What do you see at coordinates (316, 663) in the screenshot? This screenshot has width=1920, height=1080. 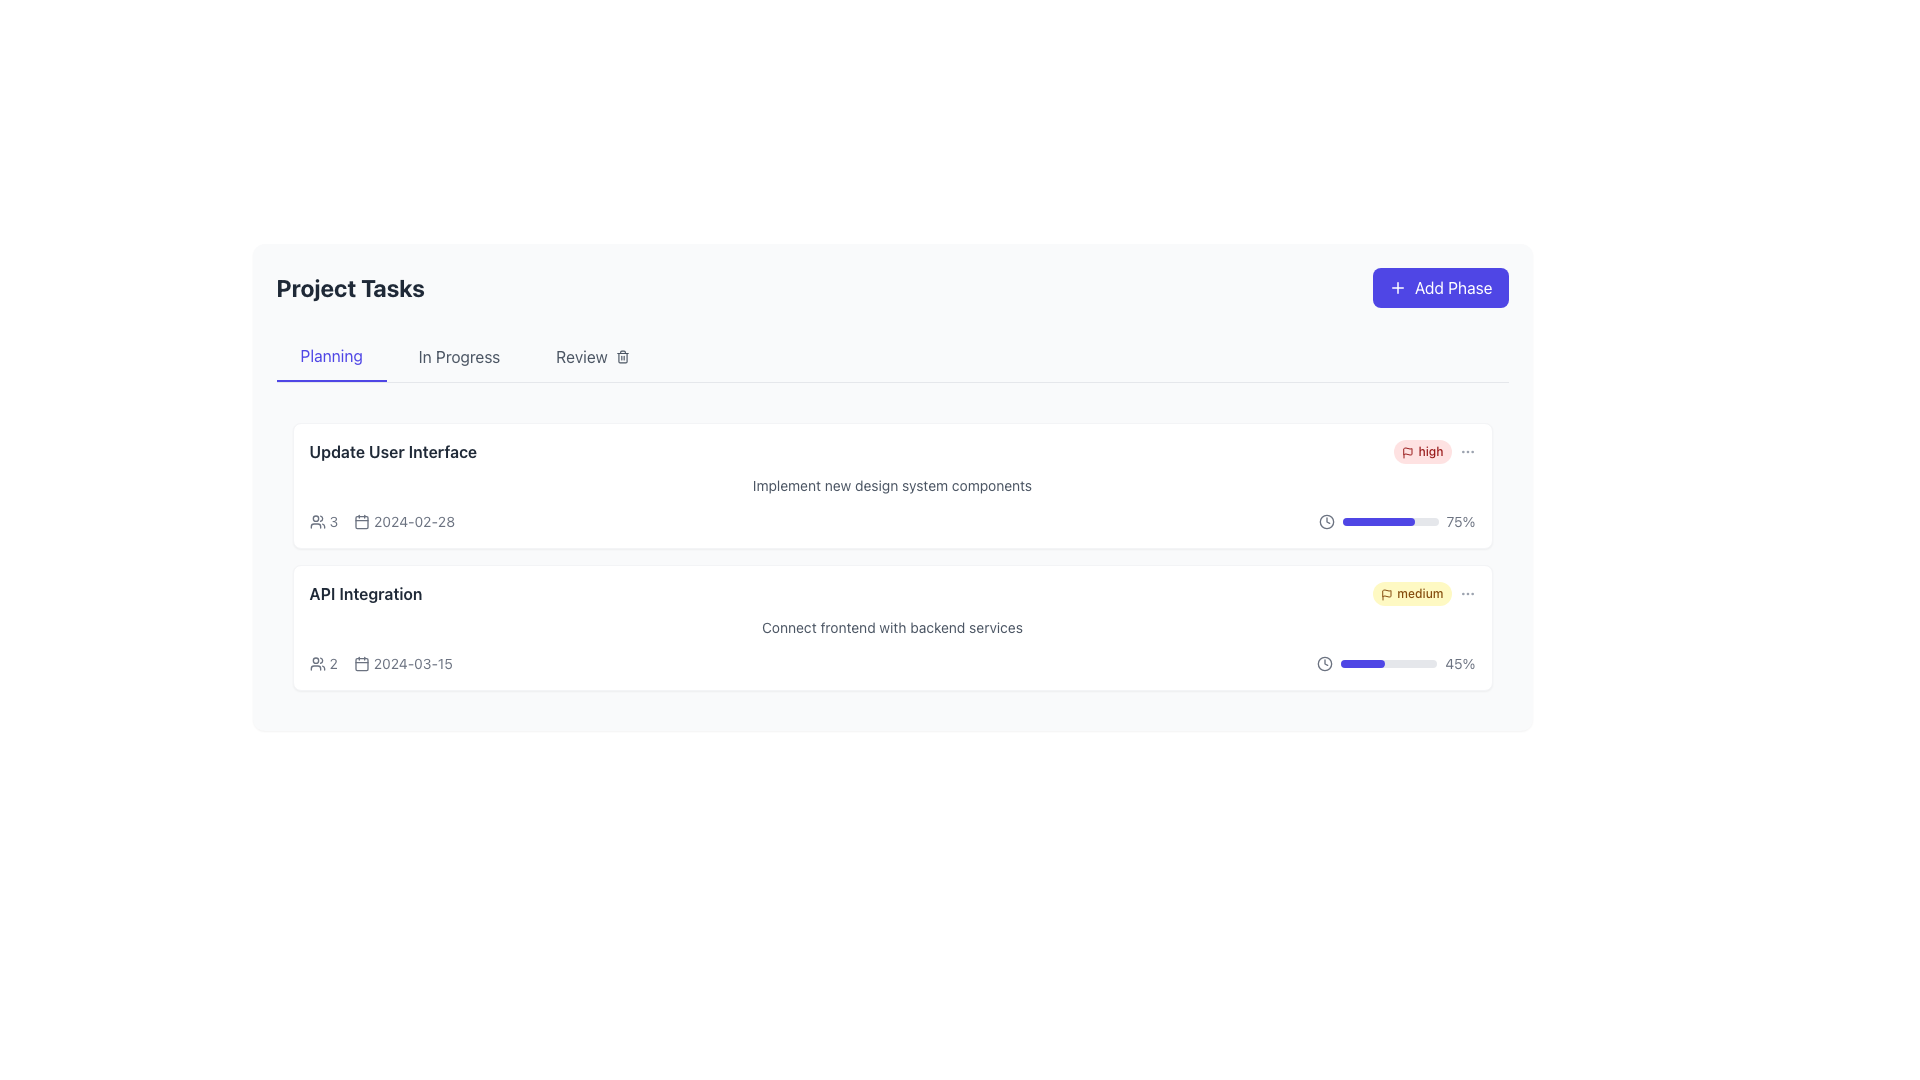 I see `the SVG icon representing a group of people next to the task labeled 'API Integration' and the user count '2'` at bounding box center [316, 663].